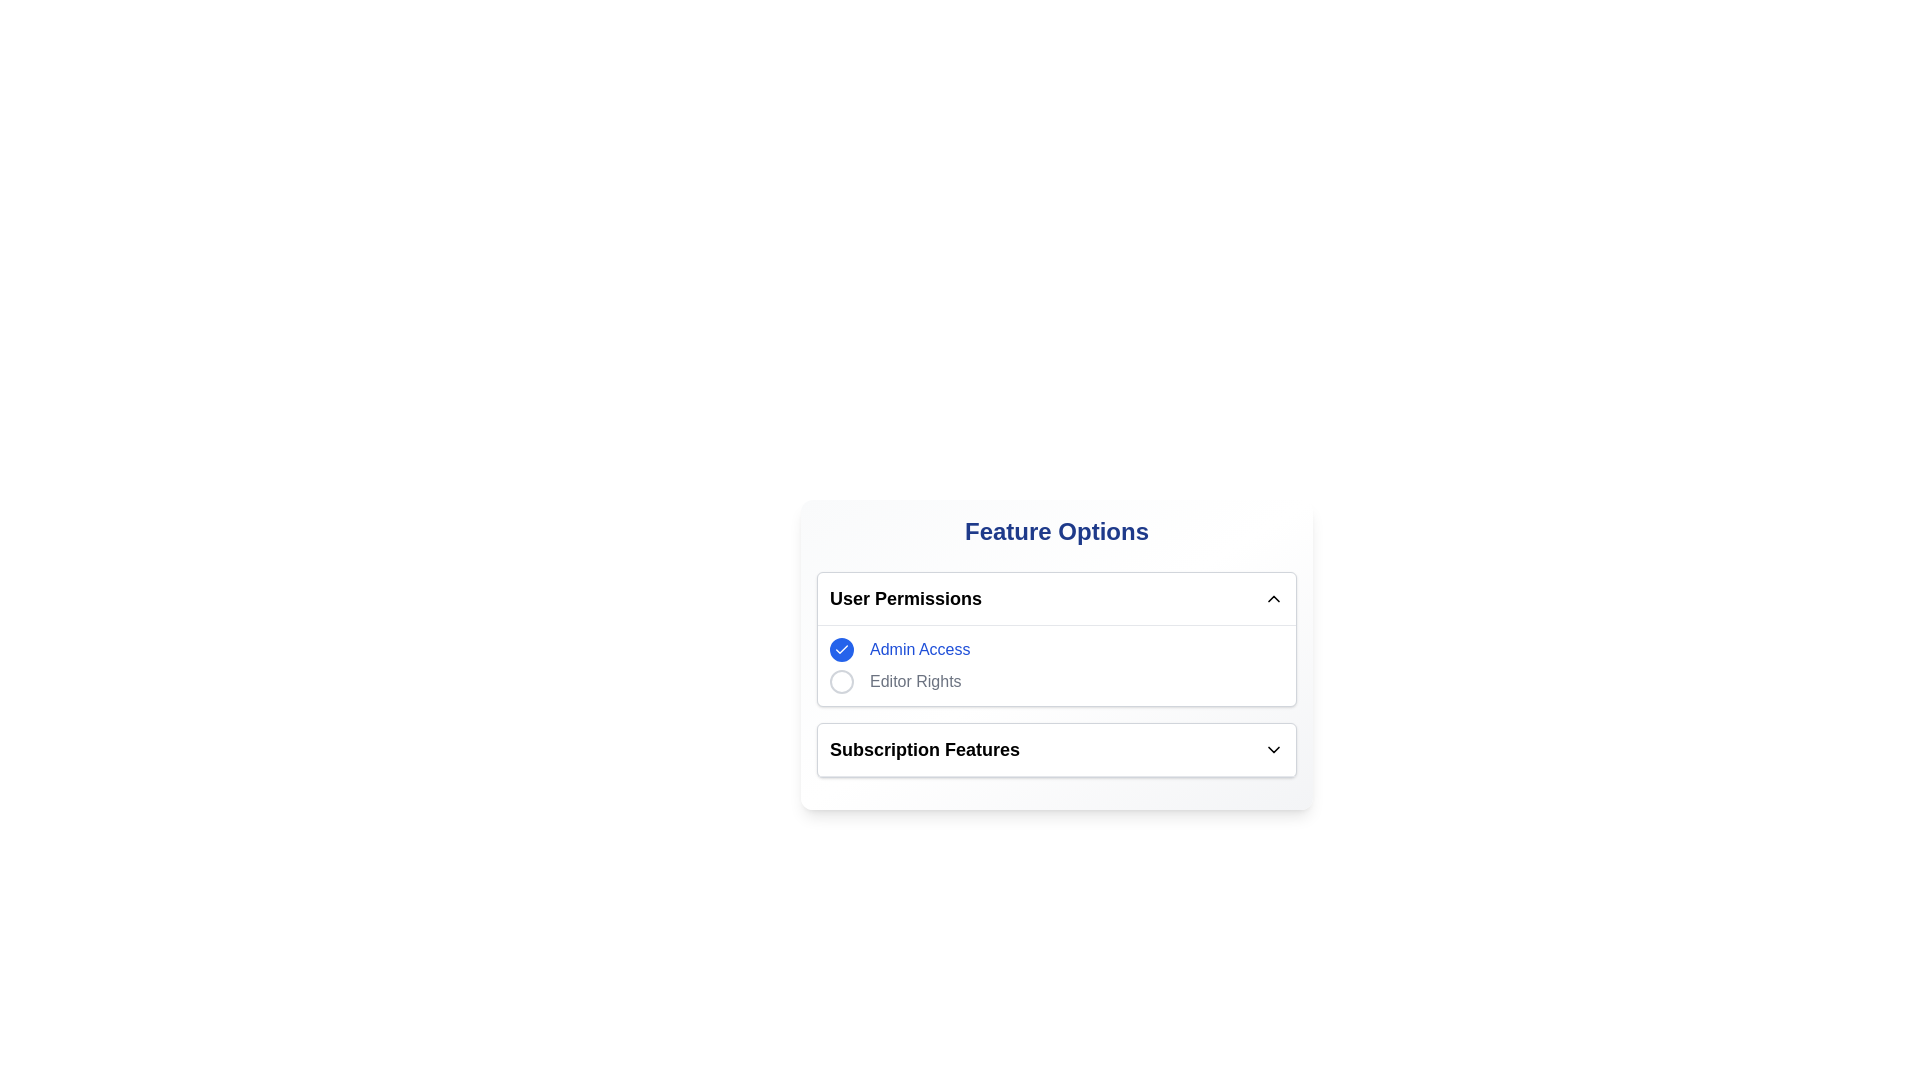 This screenshot has width=1920, height=1080. What do you see at coordinates (841, 650) in the screenshot?
I see `the check icon with a white color and a circular blue background, which is adjacent to the 'Admin Access' label in the 'User Permissions' group, to trigger additional effects` at bounding box center [841, 650].